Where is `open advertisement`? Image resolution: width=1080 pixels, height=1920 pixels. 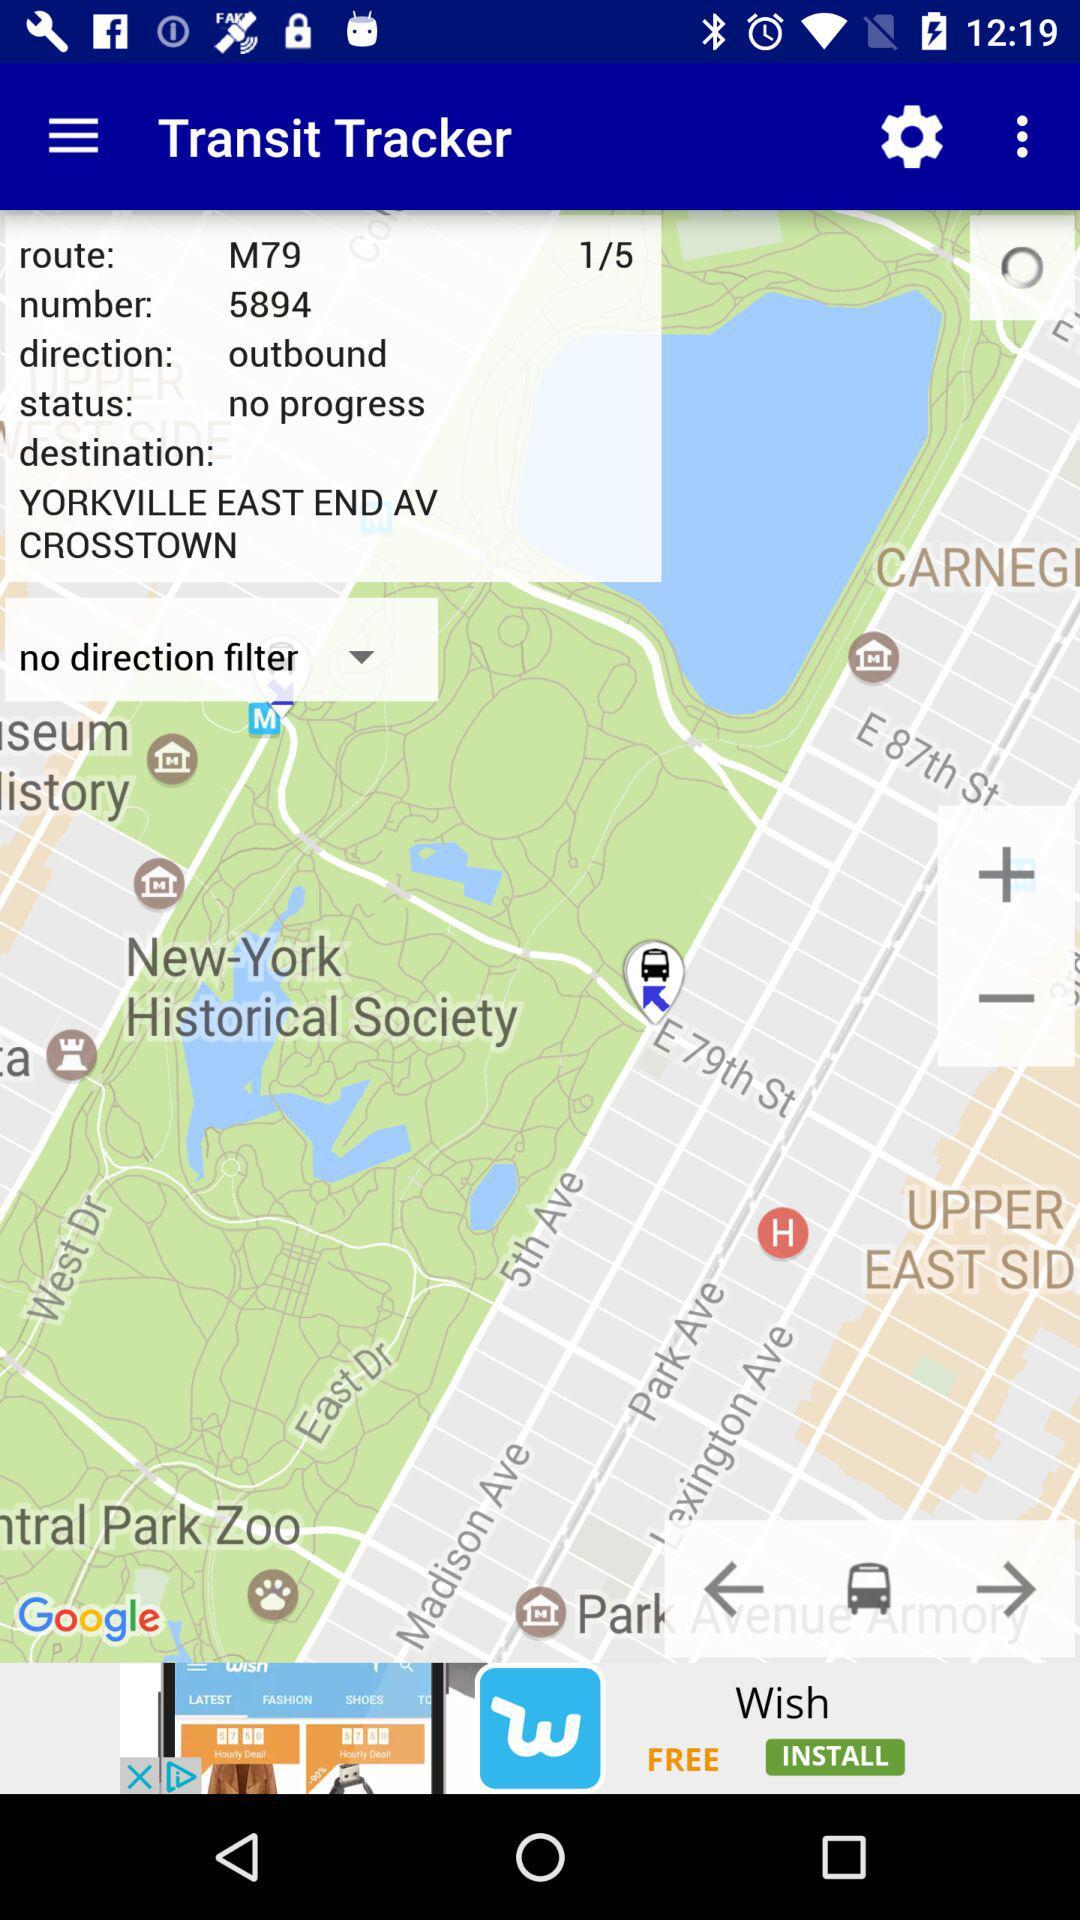
open advertisement is located at coordinates (540, 1727).